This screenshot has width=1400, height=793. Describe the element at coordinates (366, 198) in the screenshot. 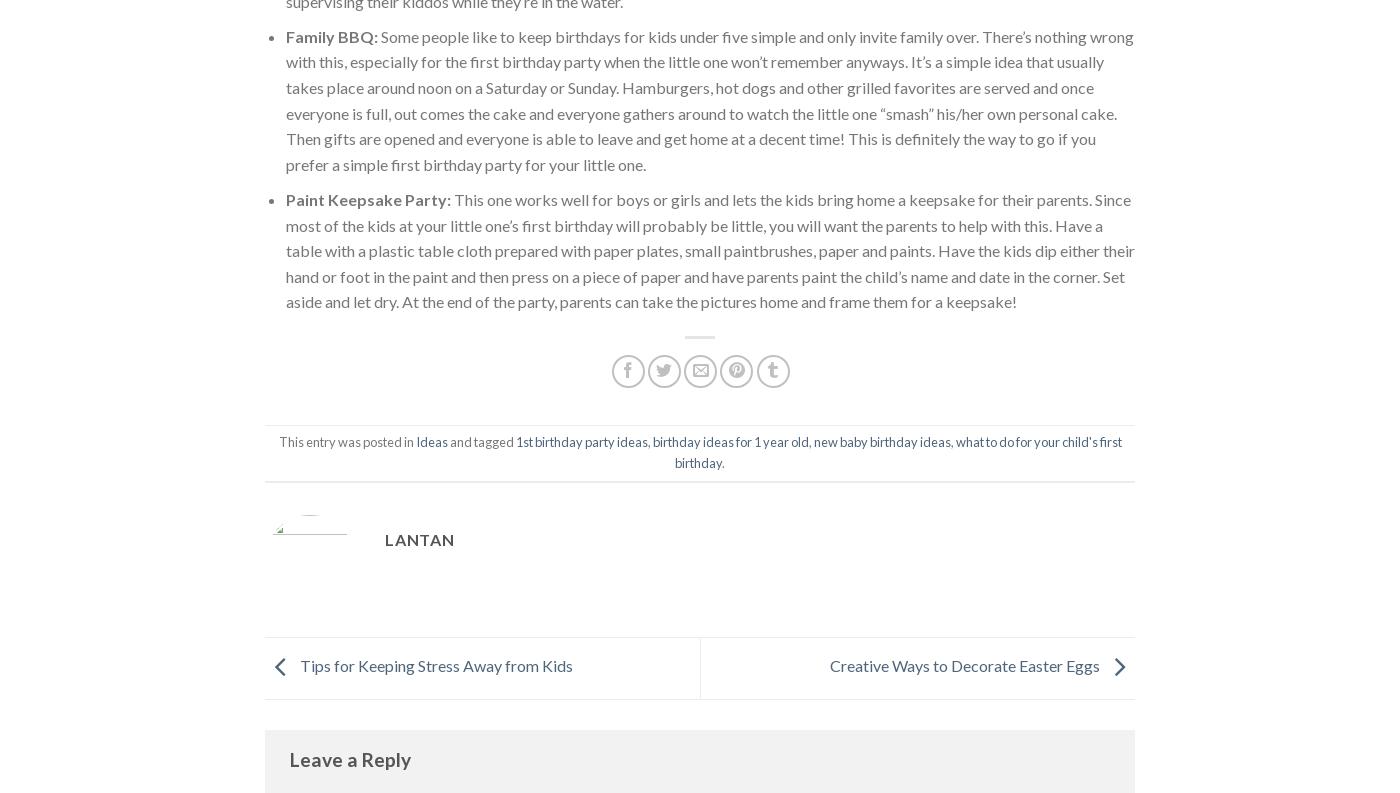

I see `'Paint Keepsake Party:'` at that location.